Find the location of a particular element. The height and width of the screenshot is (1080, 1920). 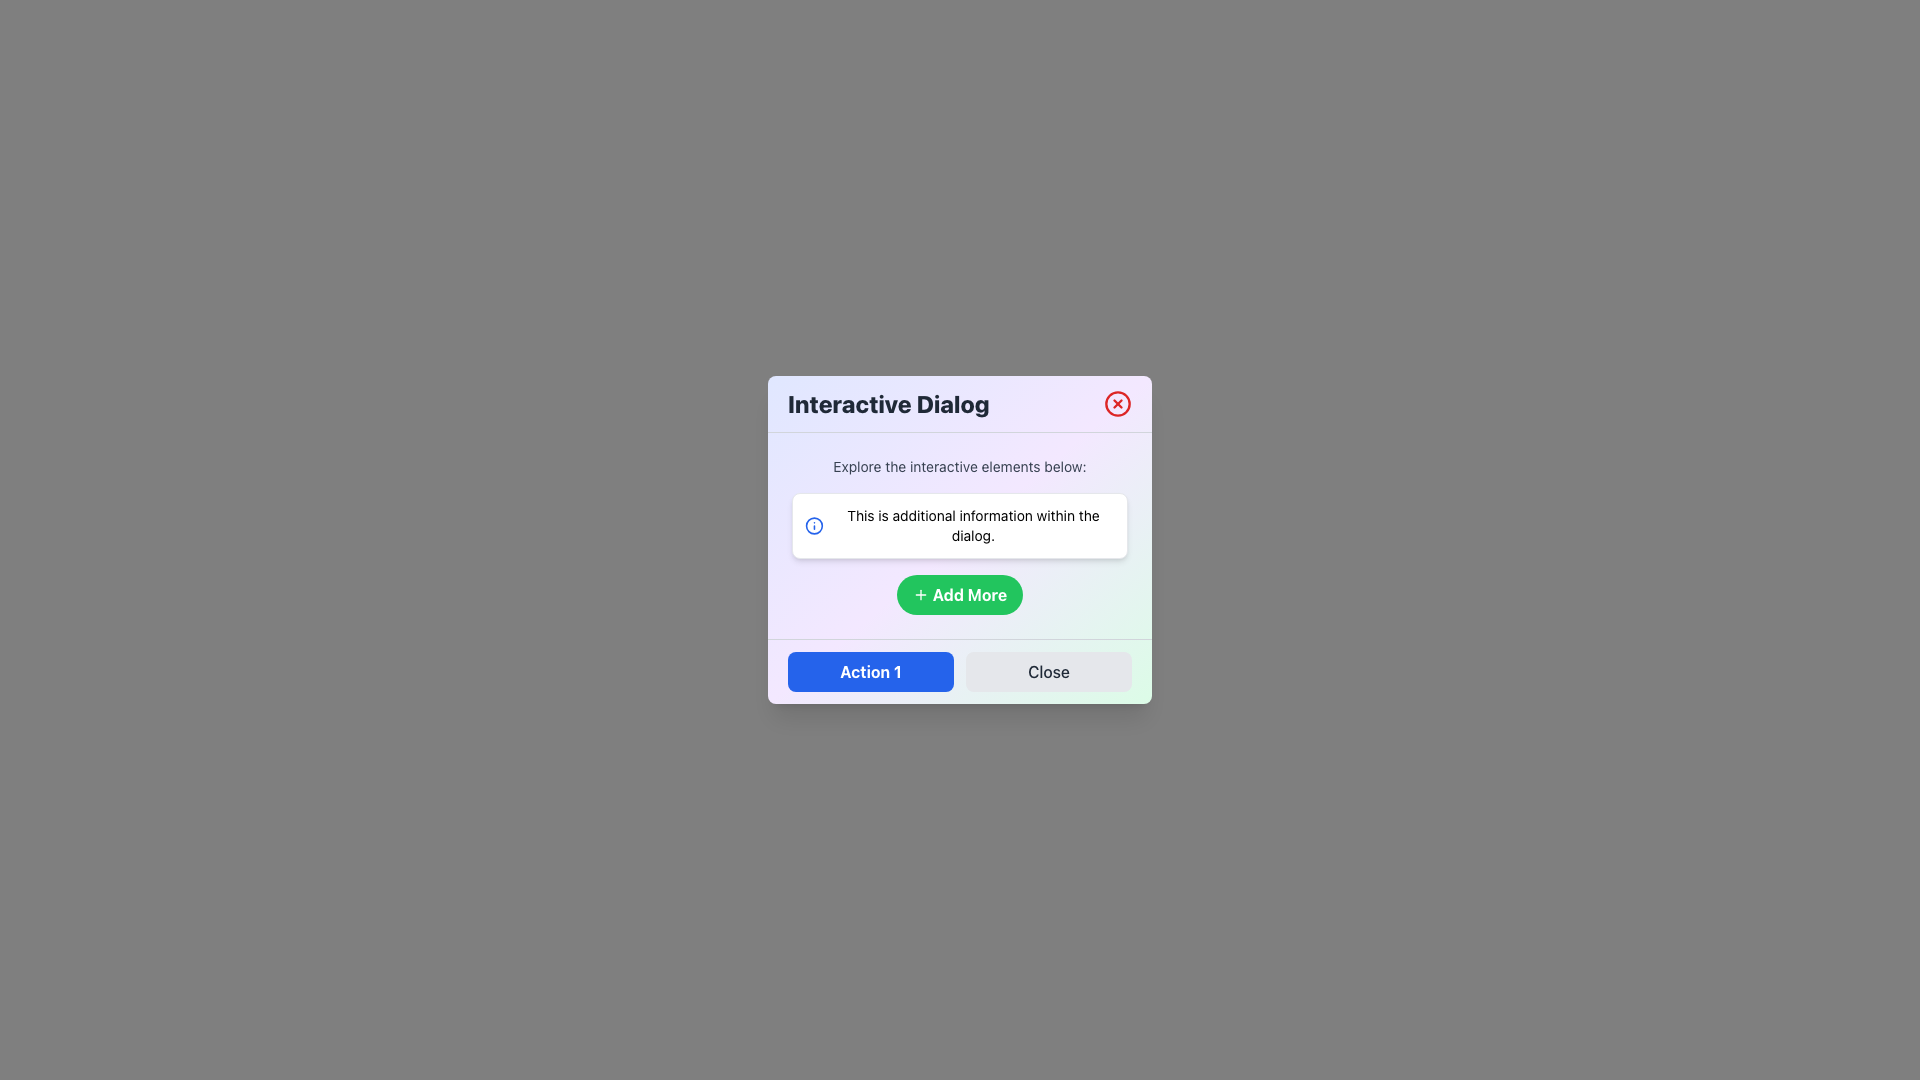

the 'Add More' button is located at coordinates (969, 593).